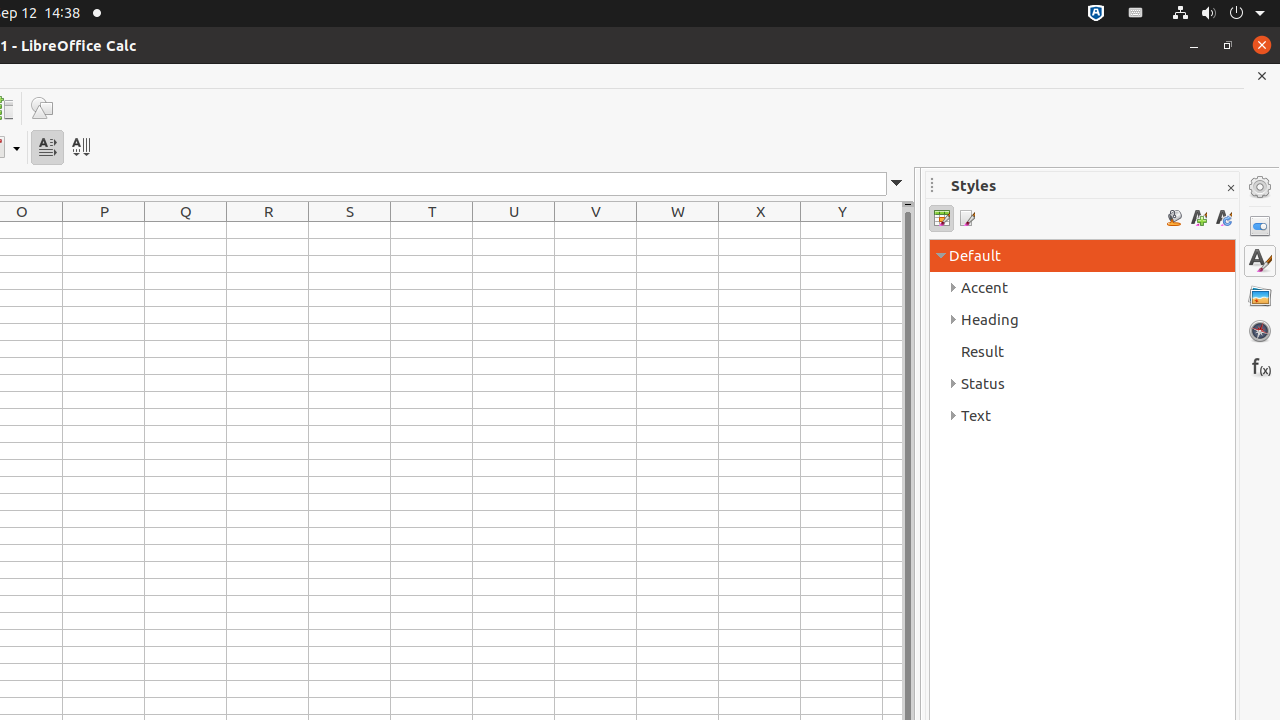 The image size is (1280, 720). What do you see at coordinates (1259, 295) in the screenshot?
I see `'Gallery'` at bounding box center [1259, 295].